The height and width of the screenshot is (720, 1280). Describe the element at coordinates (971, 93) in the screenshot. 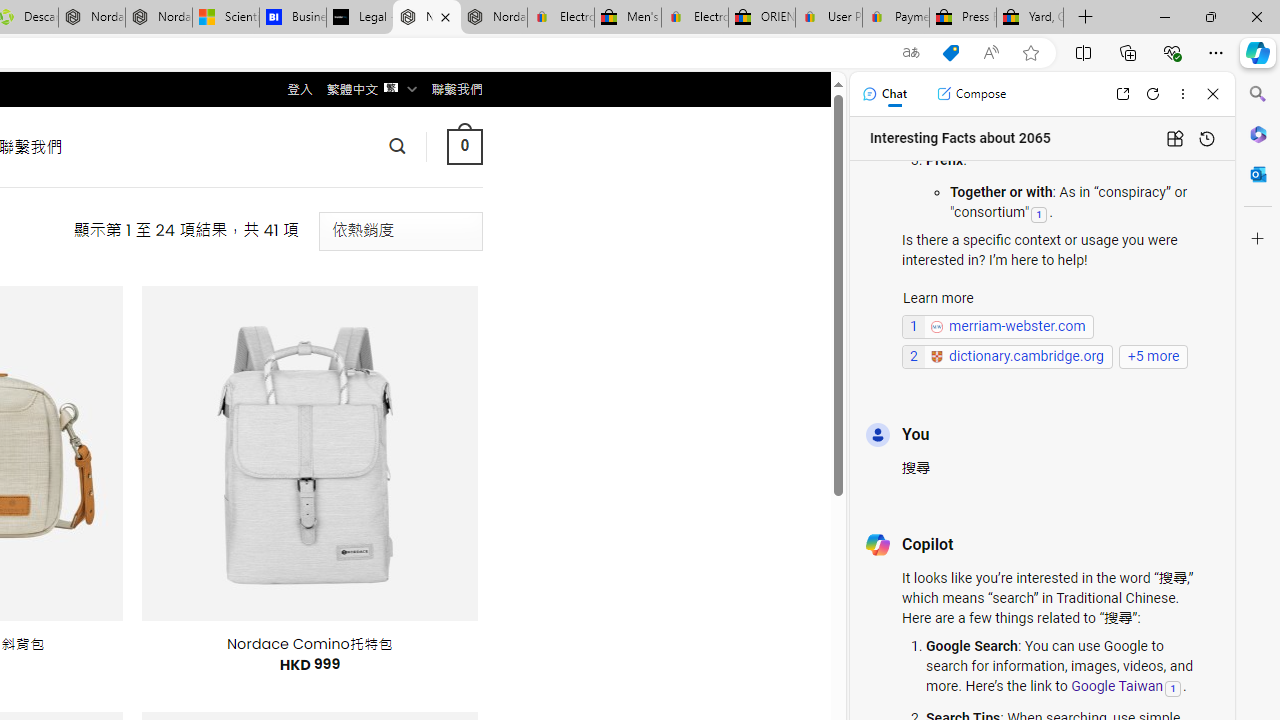

I see `'Compose'` at that location.